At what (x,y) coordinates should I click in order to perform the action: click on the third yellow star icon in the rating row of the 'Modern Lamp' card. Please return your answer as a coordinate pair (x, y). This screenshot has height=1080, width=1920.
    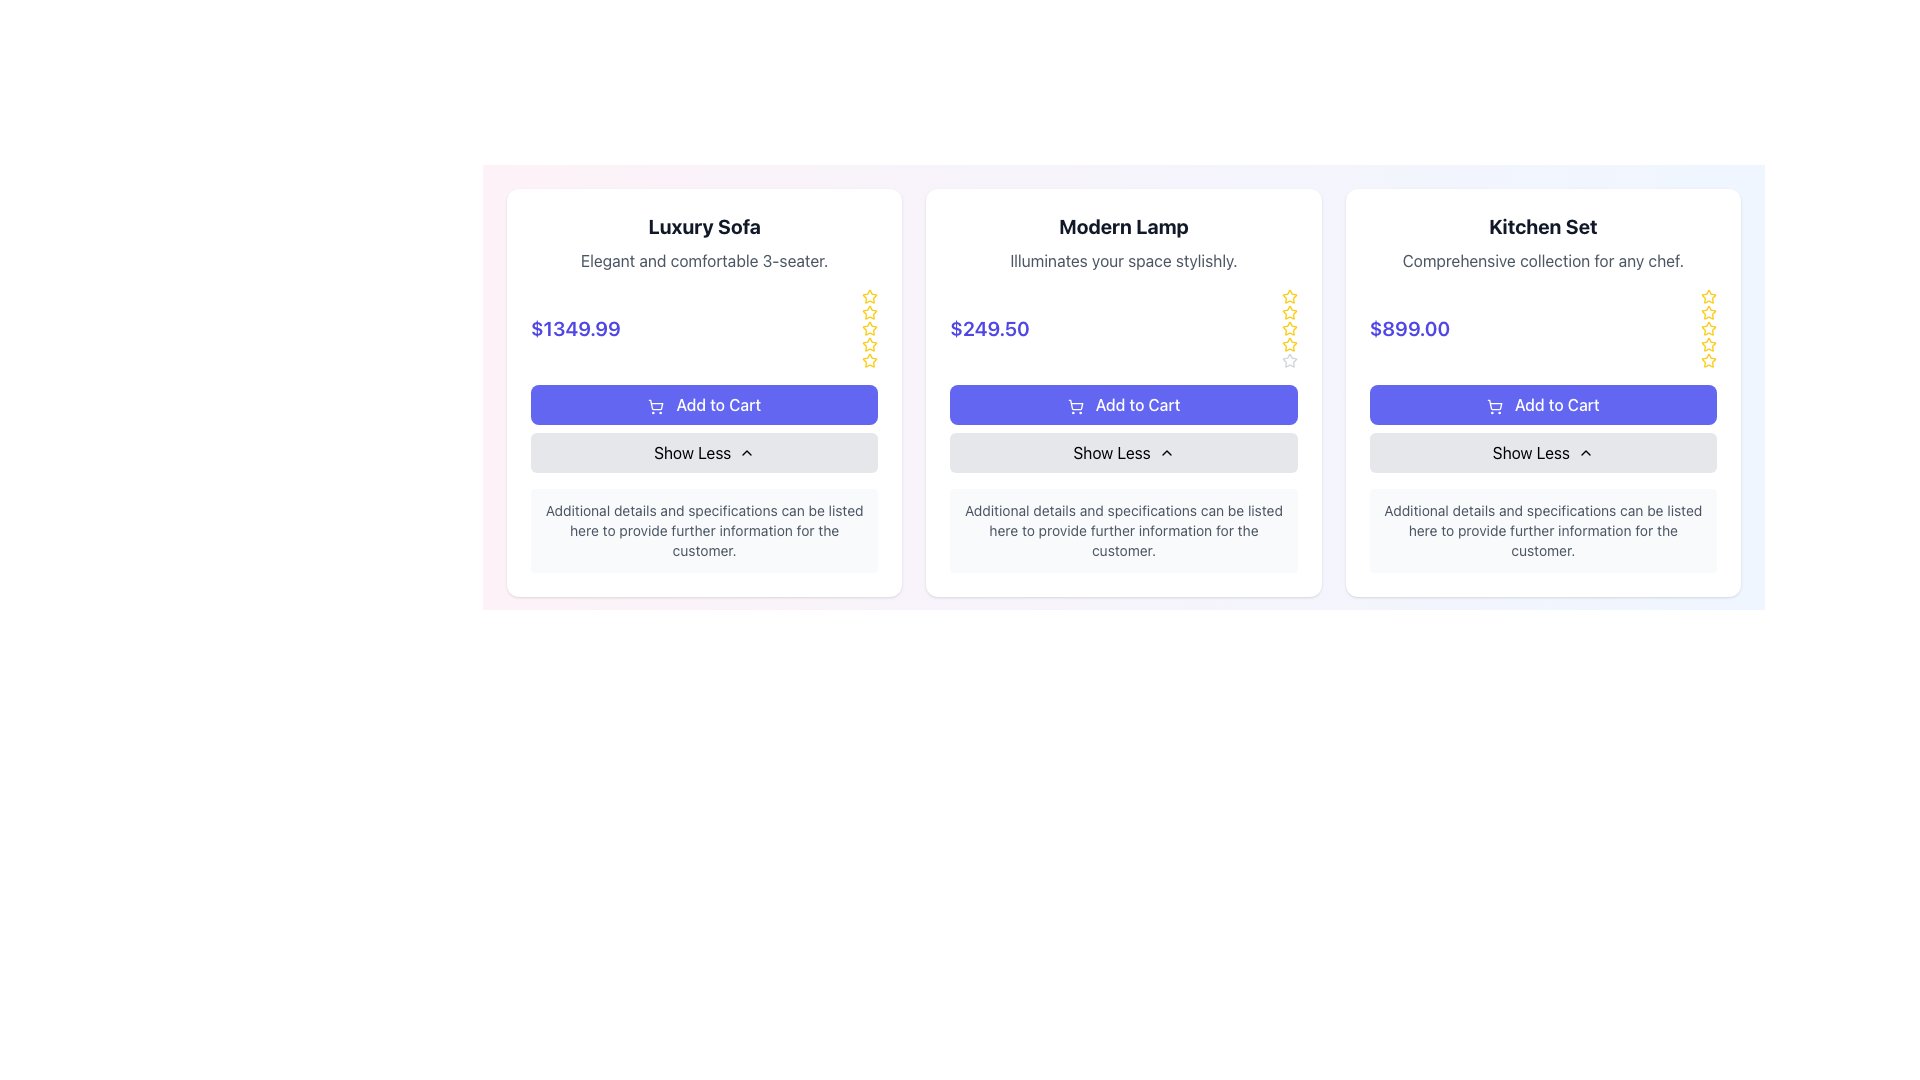
    Looking at the image, I should click on (1289, 312).